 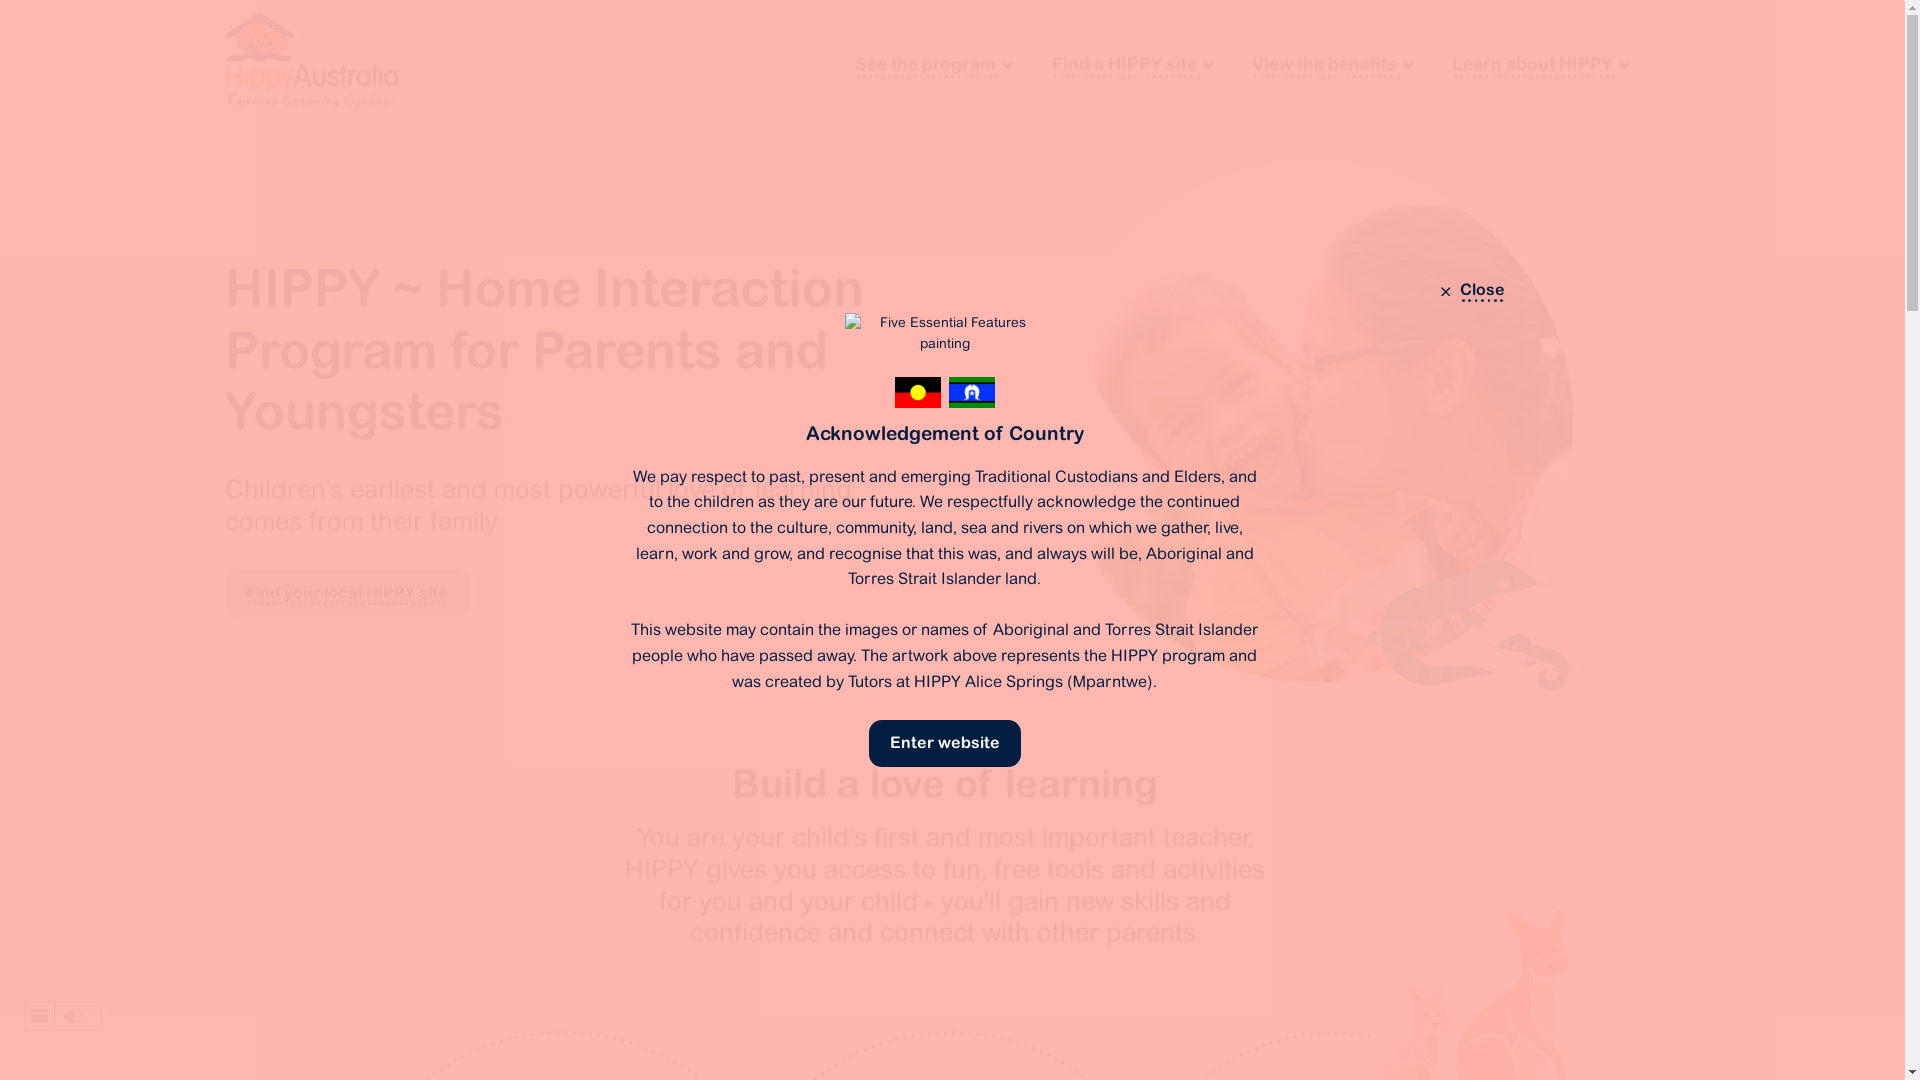 What do you see at coordinates (1539, 63) in the screenshot?
I see `'Learn about HIPPY'` at bounding box center [1539, 63].